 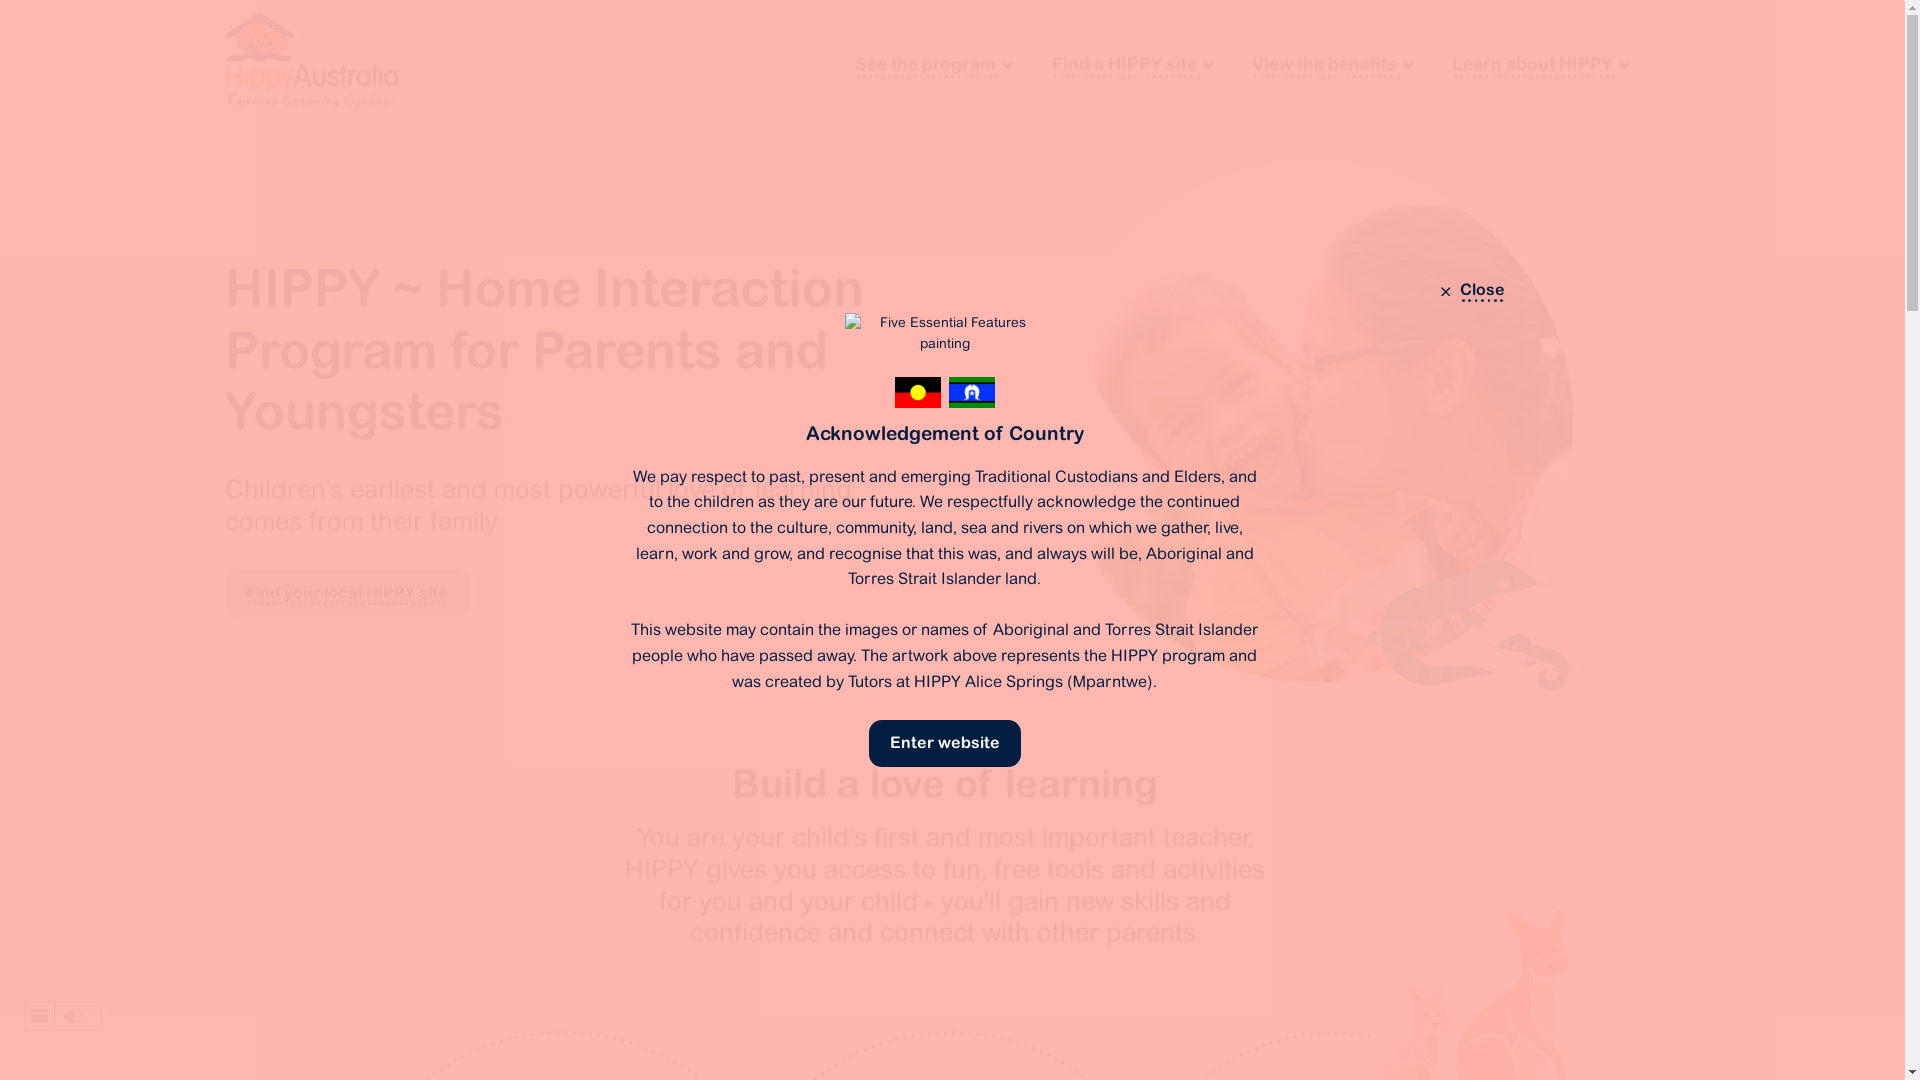 What do you see at coordinates (1539, 63) in the screenshot?
I see `'Learn about HIPPY'` at bounding box center [1539, 63].